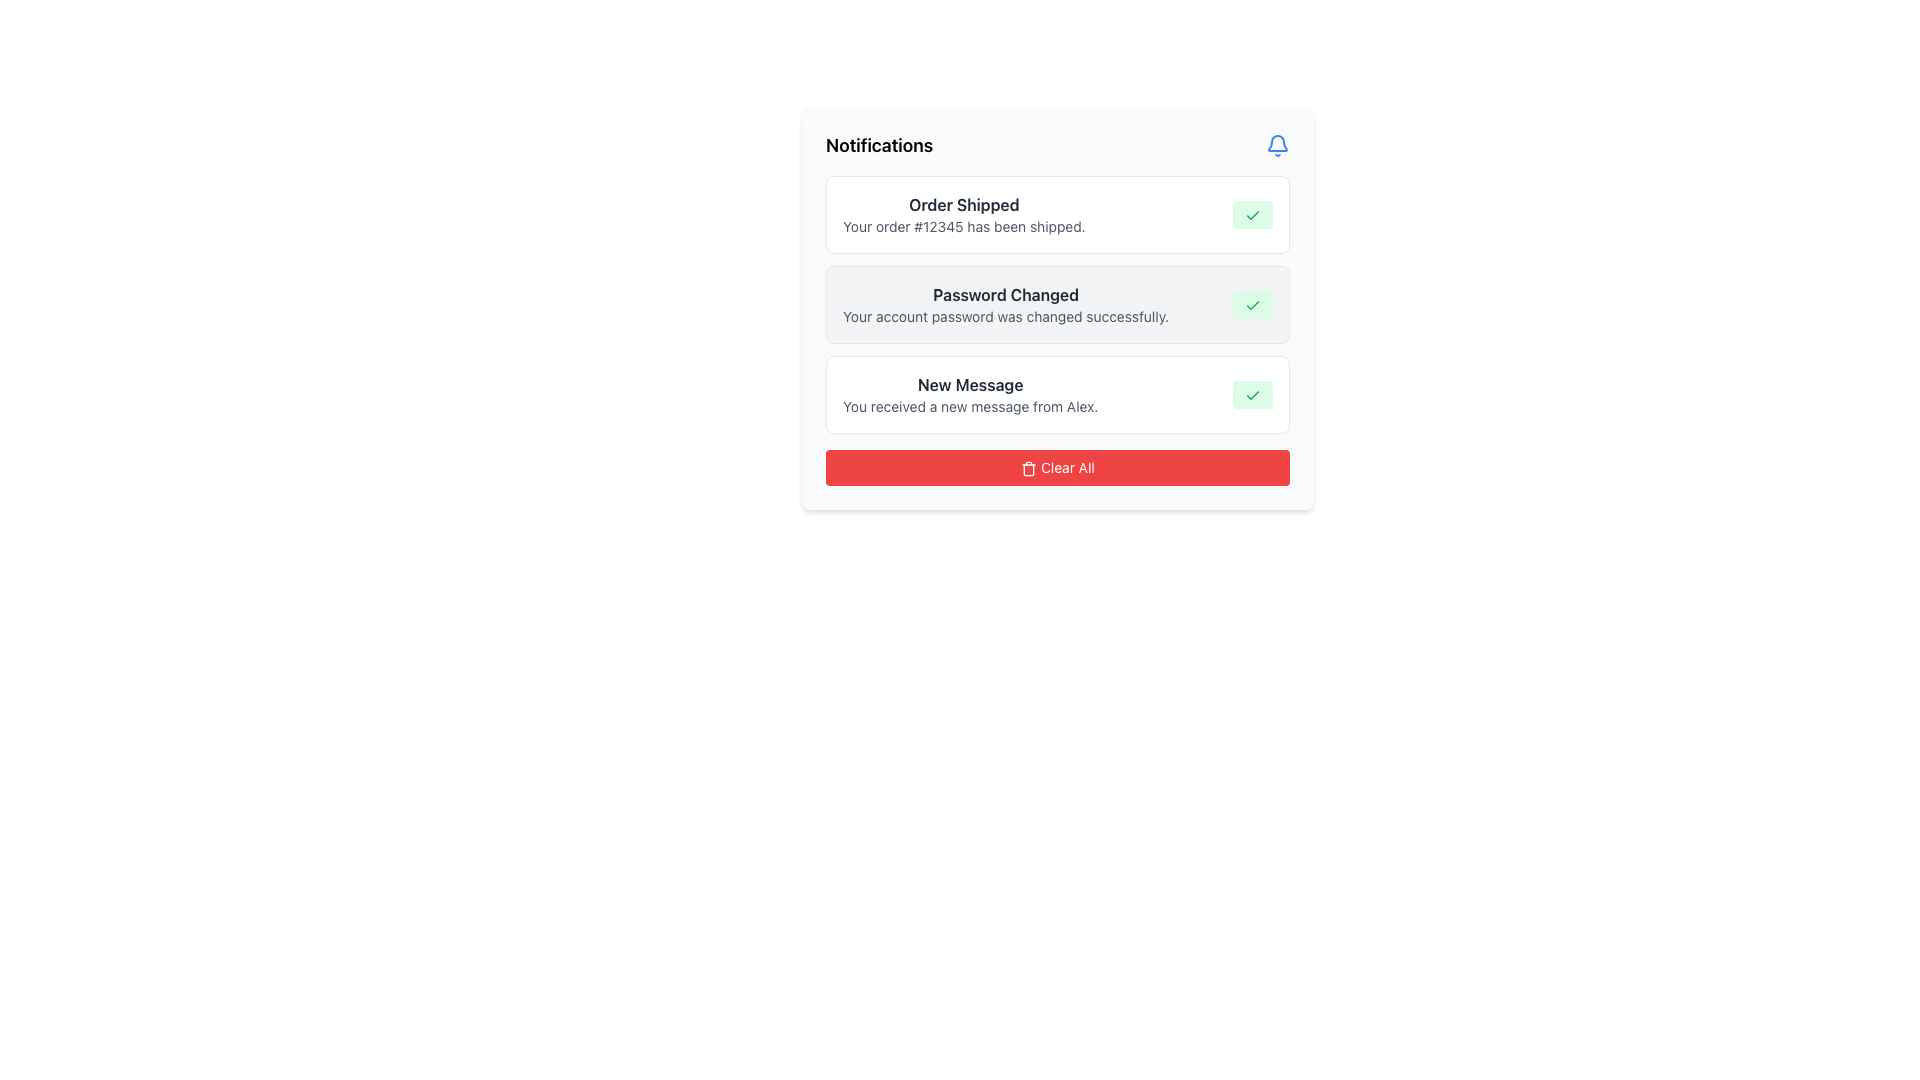 The width and height of the screenshot is (1920, 1080). I want to click on the checkmark icon within the 'Order Shipped' notification, which is located on the right-hand side of the text field in a green-highlighted rounded rectangular background, so click(1251, 216).